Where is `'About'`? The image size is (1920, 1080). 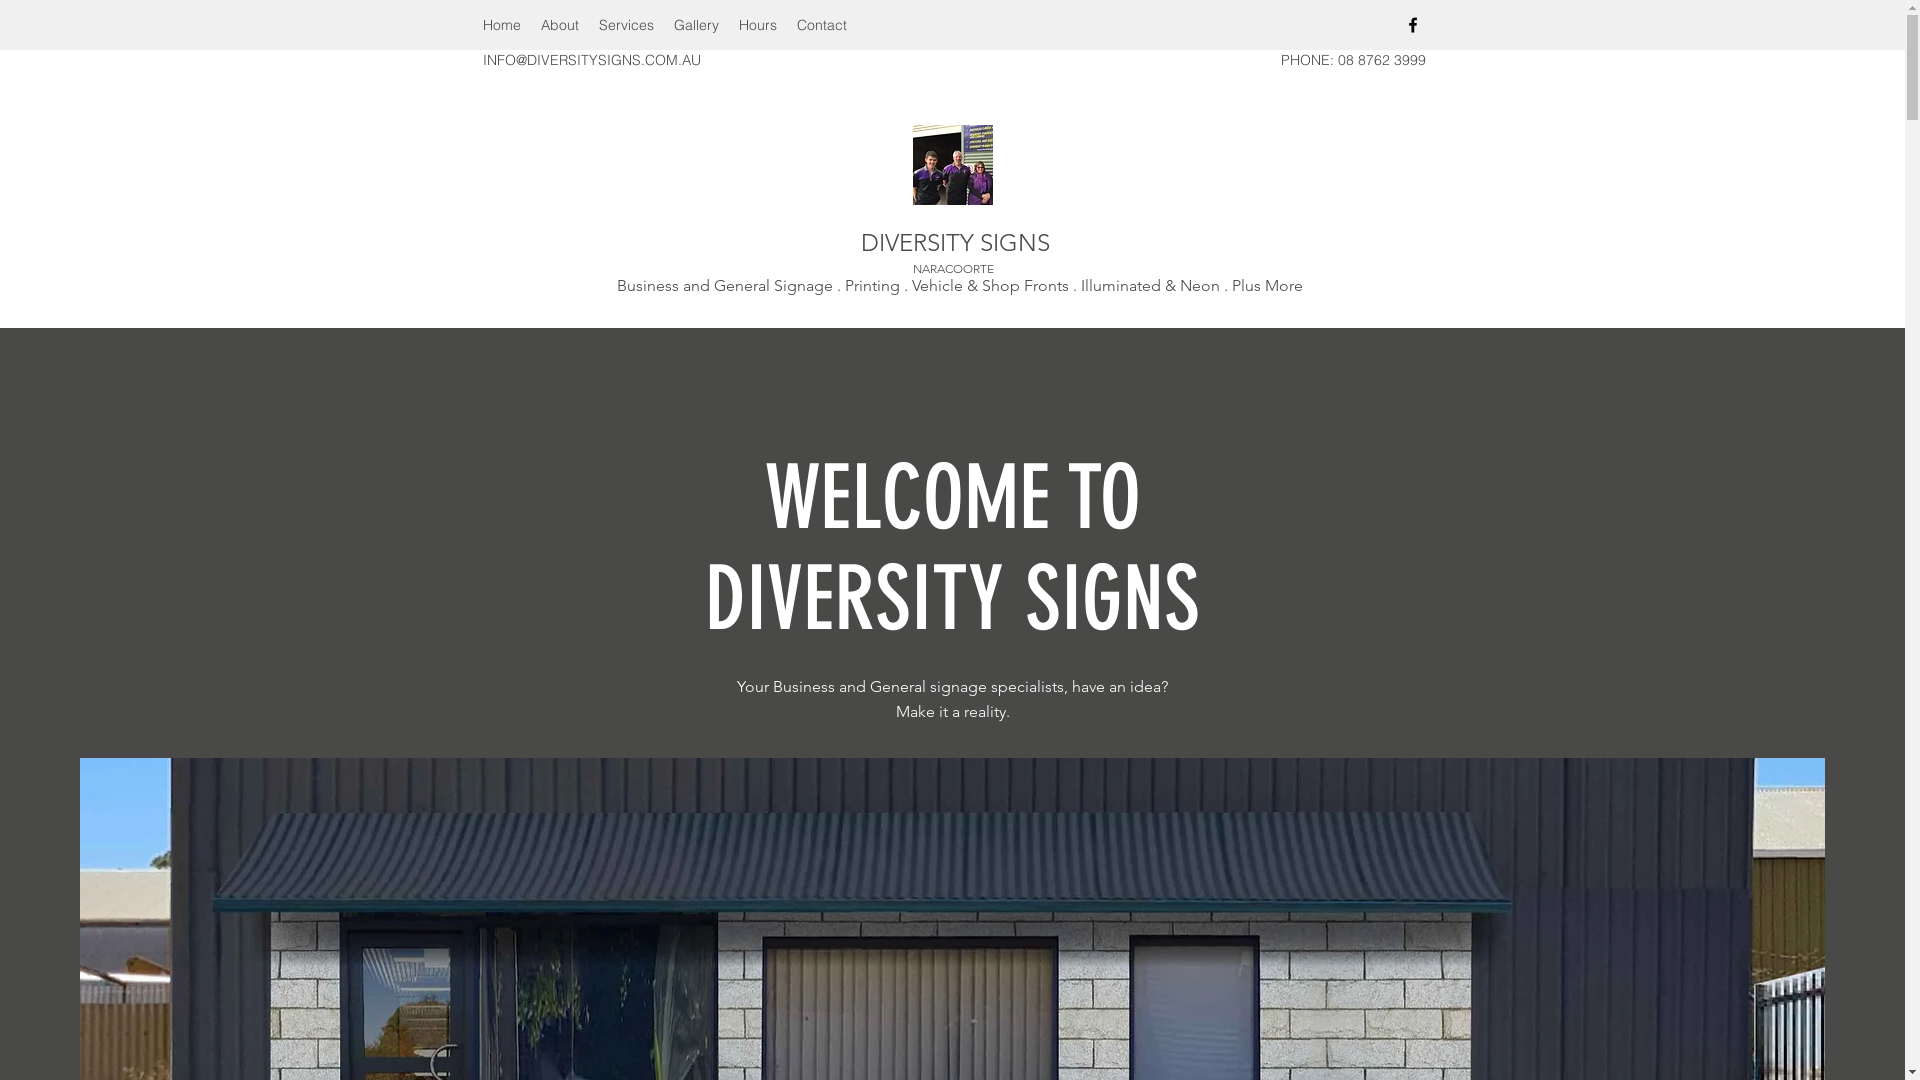
'About' is located at coordinates (558, 24).